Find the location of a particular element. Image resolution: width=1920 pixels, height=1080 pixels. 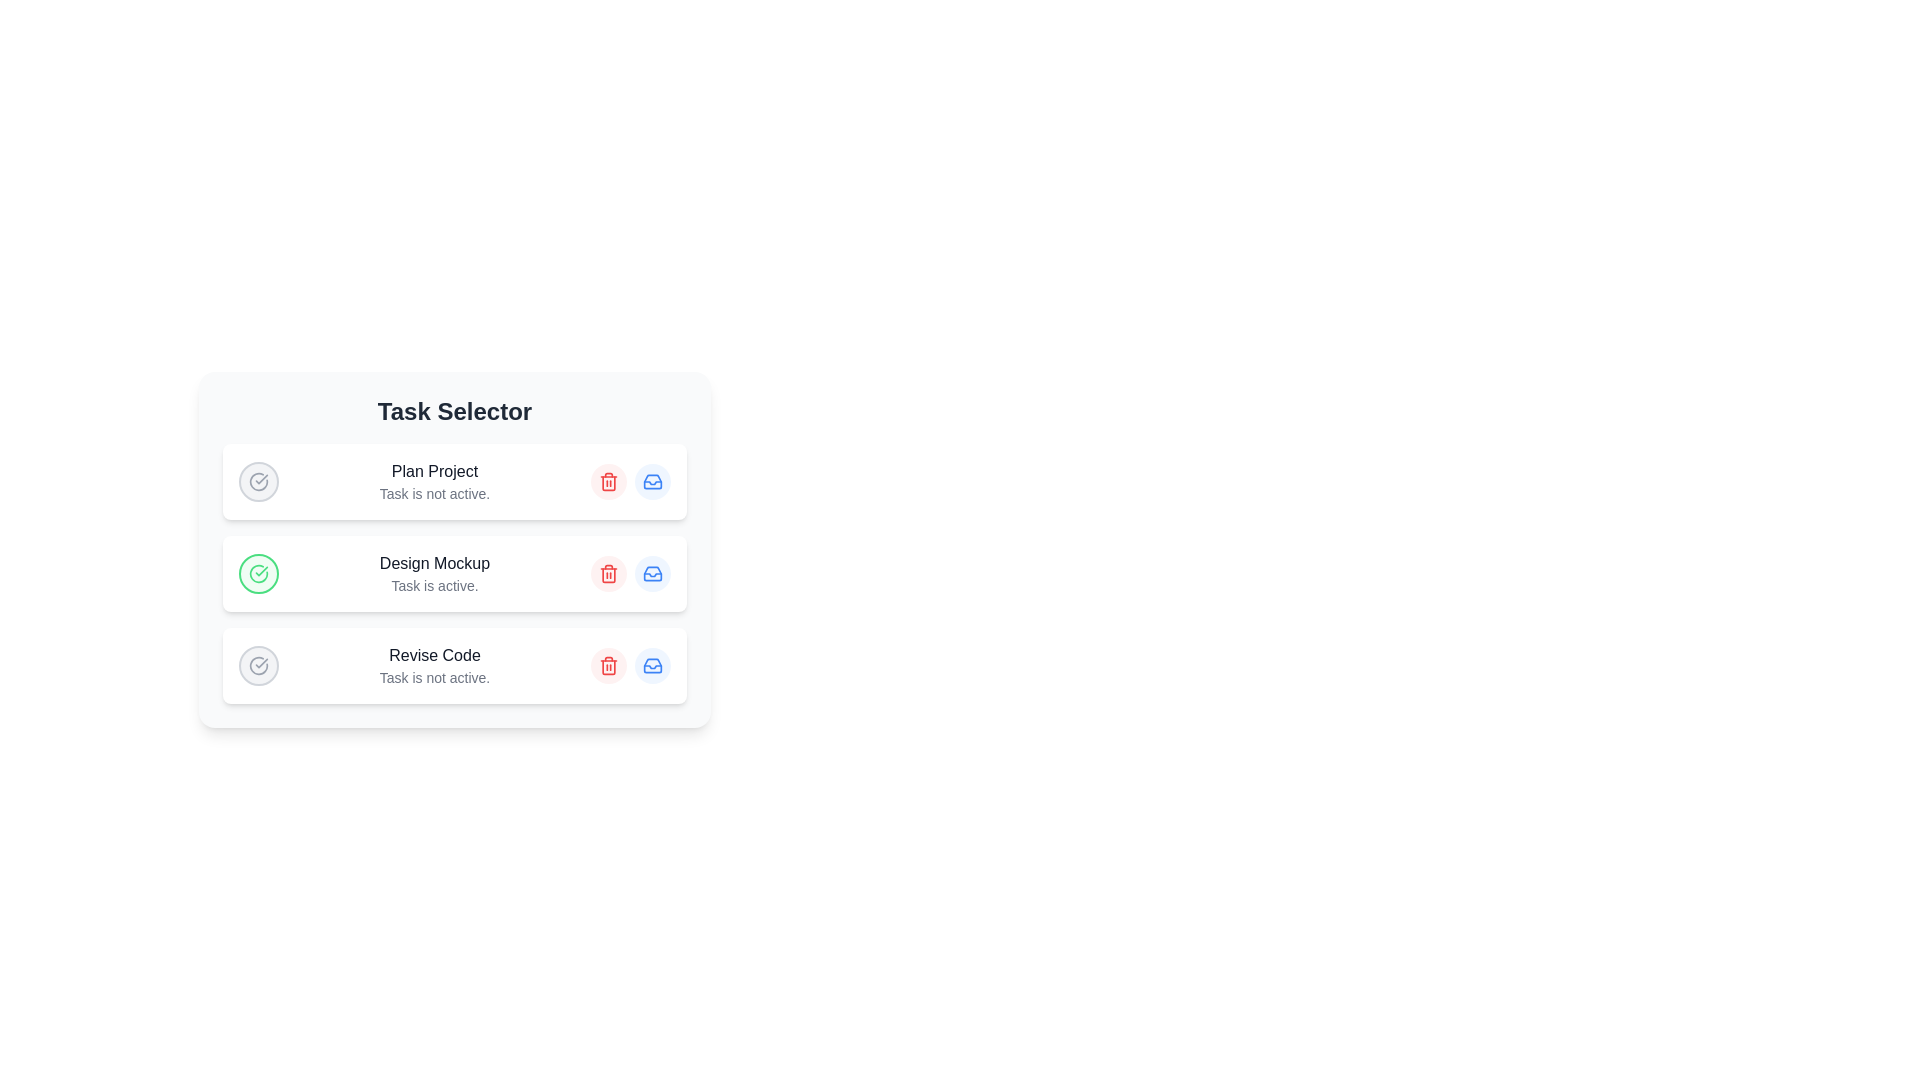

the circular icon with a gray border and checkmark symbol located in the first row of the task list adjacent to the 'Plan Project' text to interact or toggle its state is located at coordinates (258, 482).